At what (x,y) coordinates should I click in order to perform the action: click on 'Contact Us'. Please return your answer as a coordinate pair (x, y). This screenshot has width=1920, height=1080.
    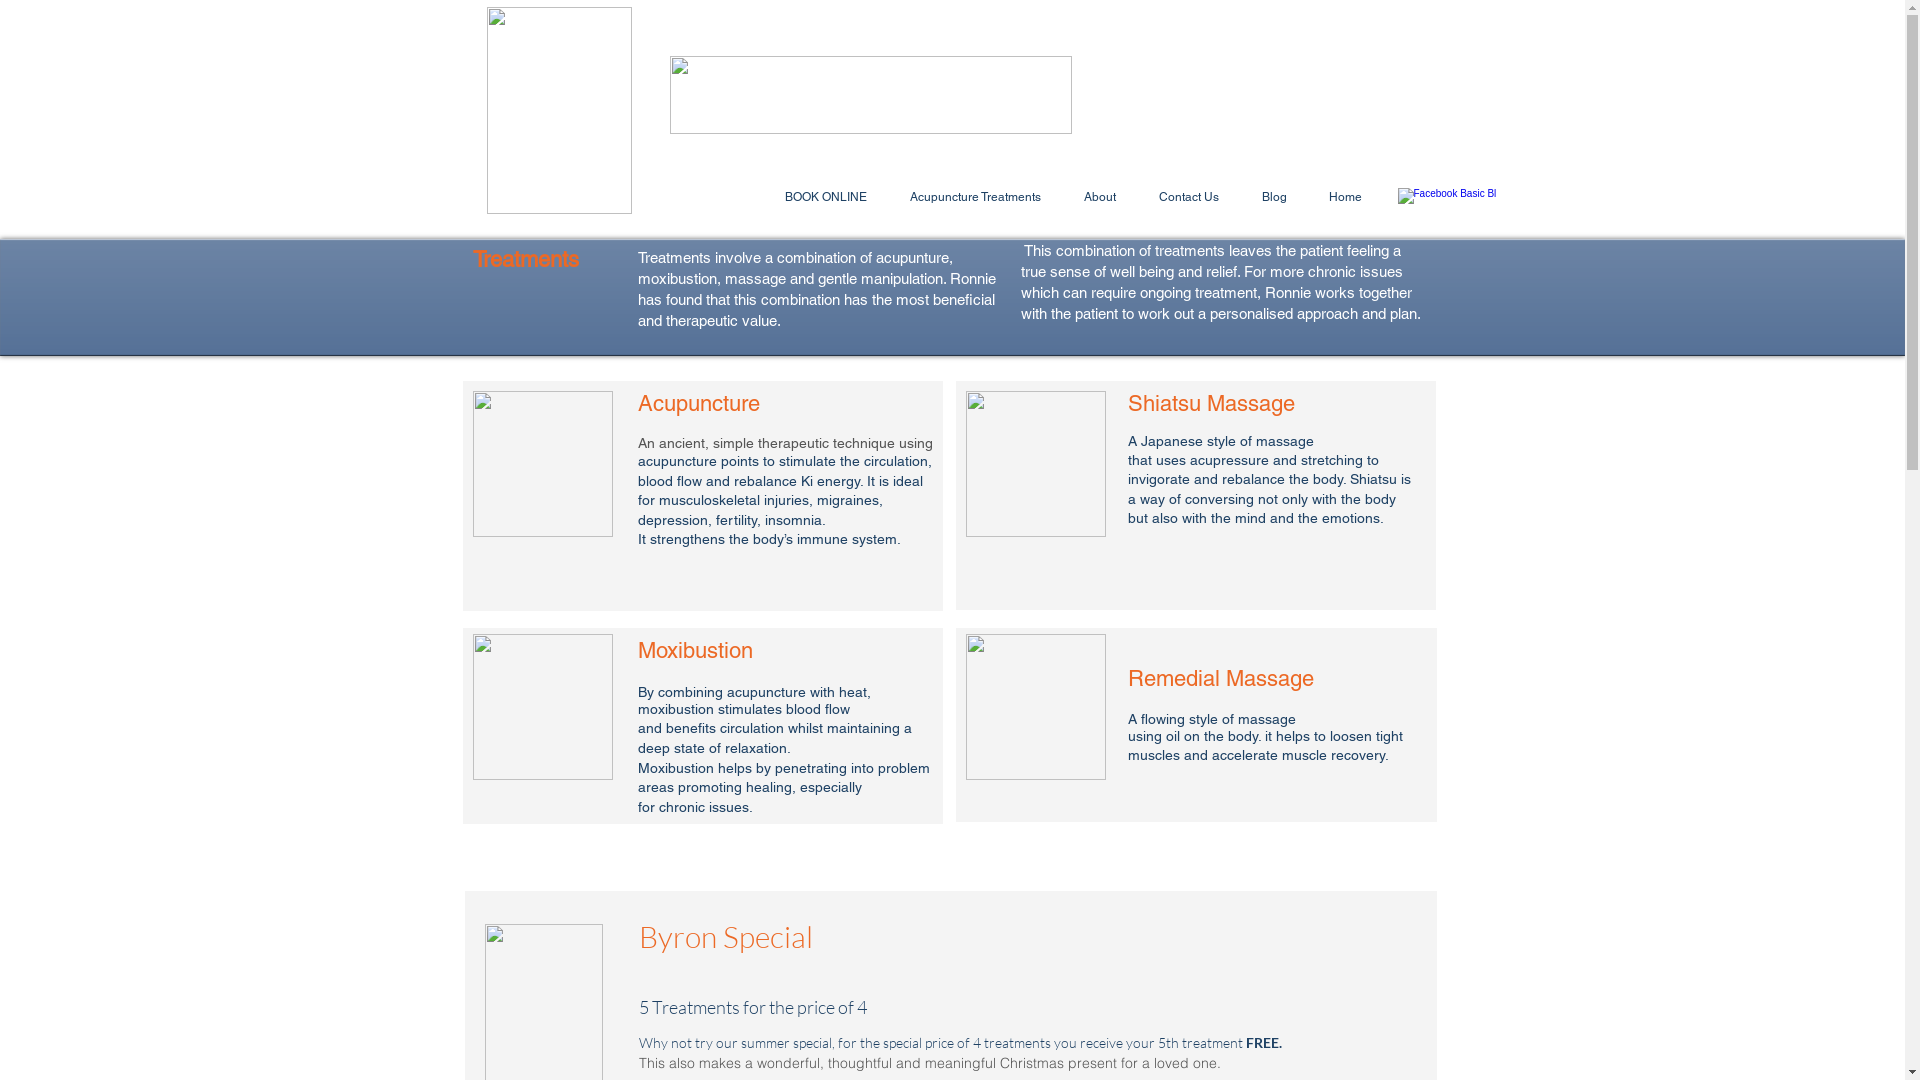
    Looking at the image, I should click on (1189, 197).